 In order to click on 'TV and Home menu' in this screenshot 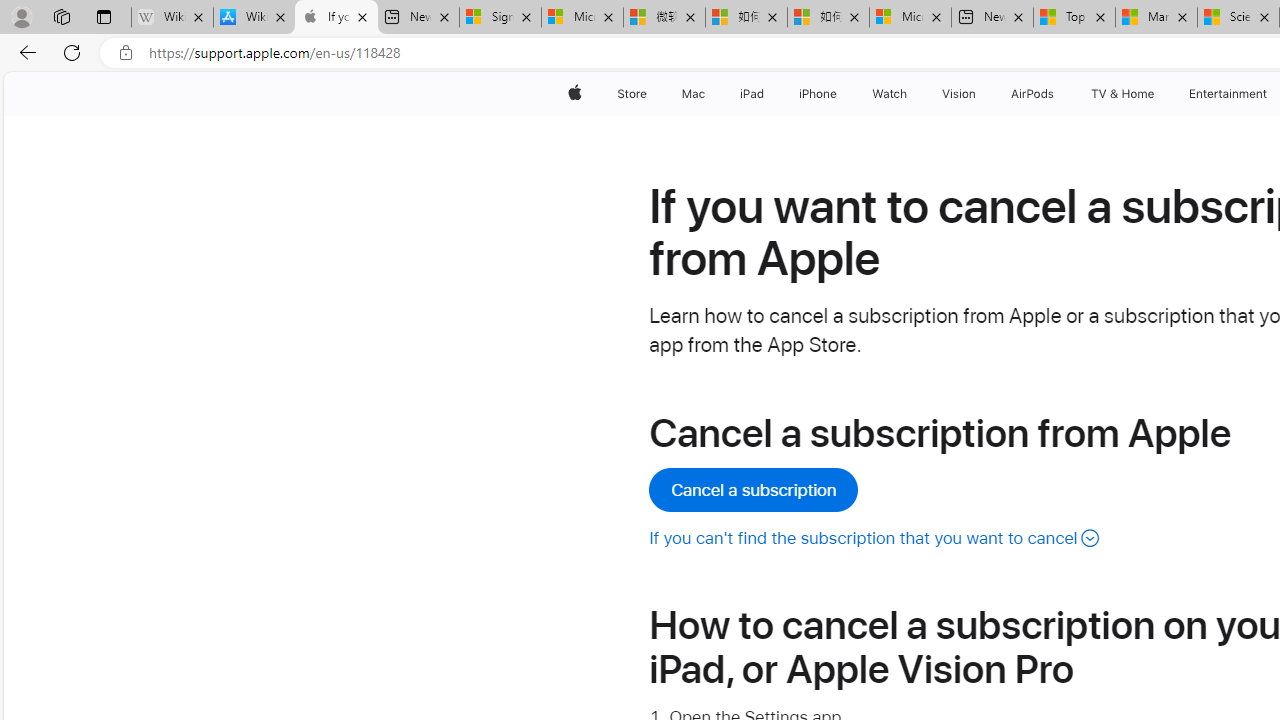, I will do `click(1158, 93)`.